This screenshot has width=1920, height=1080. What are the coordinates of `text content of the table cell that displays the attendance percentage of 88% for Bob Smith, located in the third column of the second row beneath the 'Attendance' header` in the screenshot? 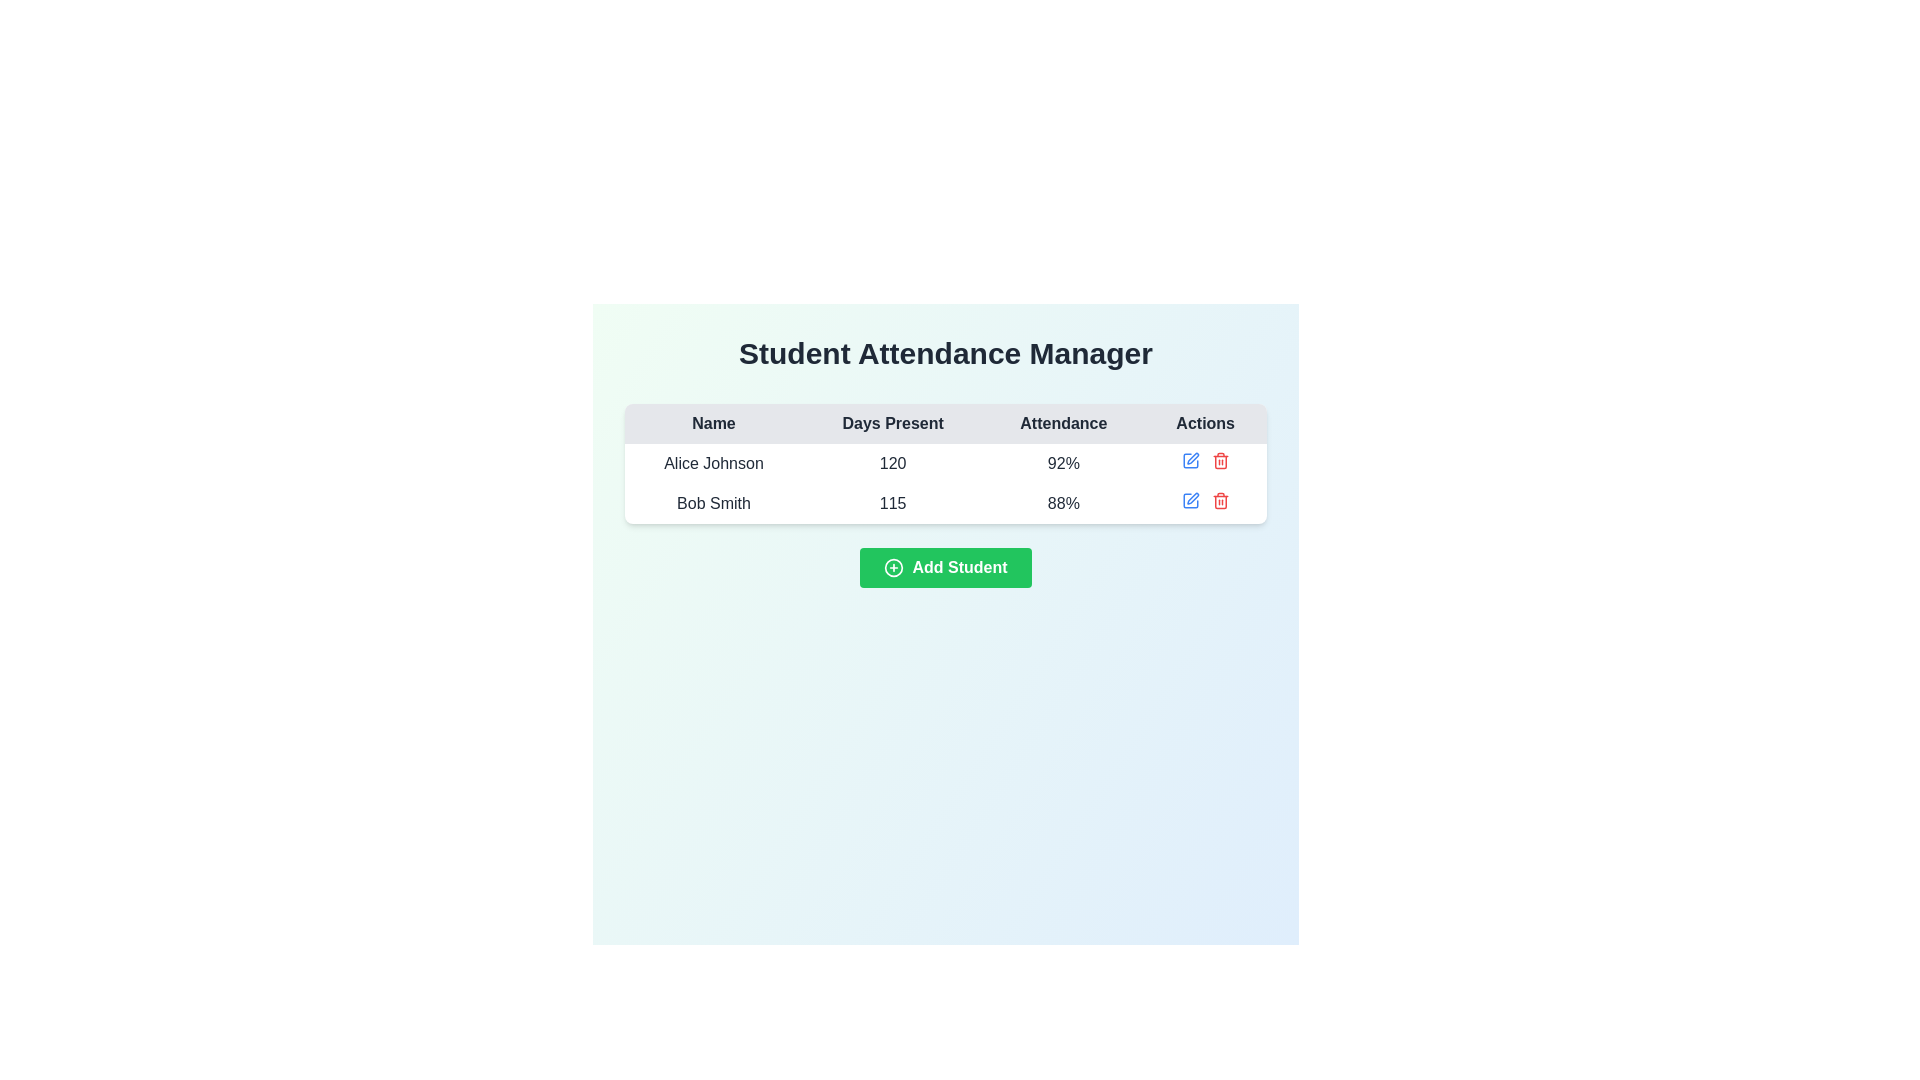 It's located at (1062, 503).